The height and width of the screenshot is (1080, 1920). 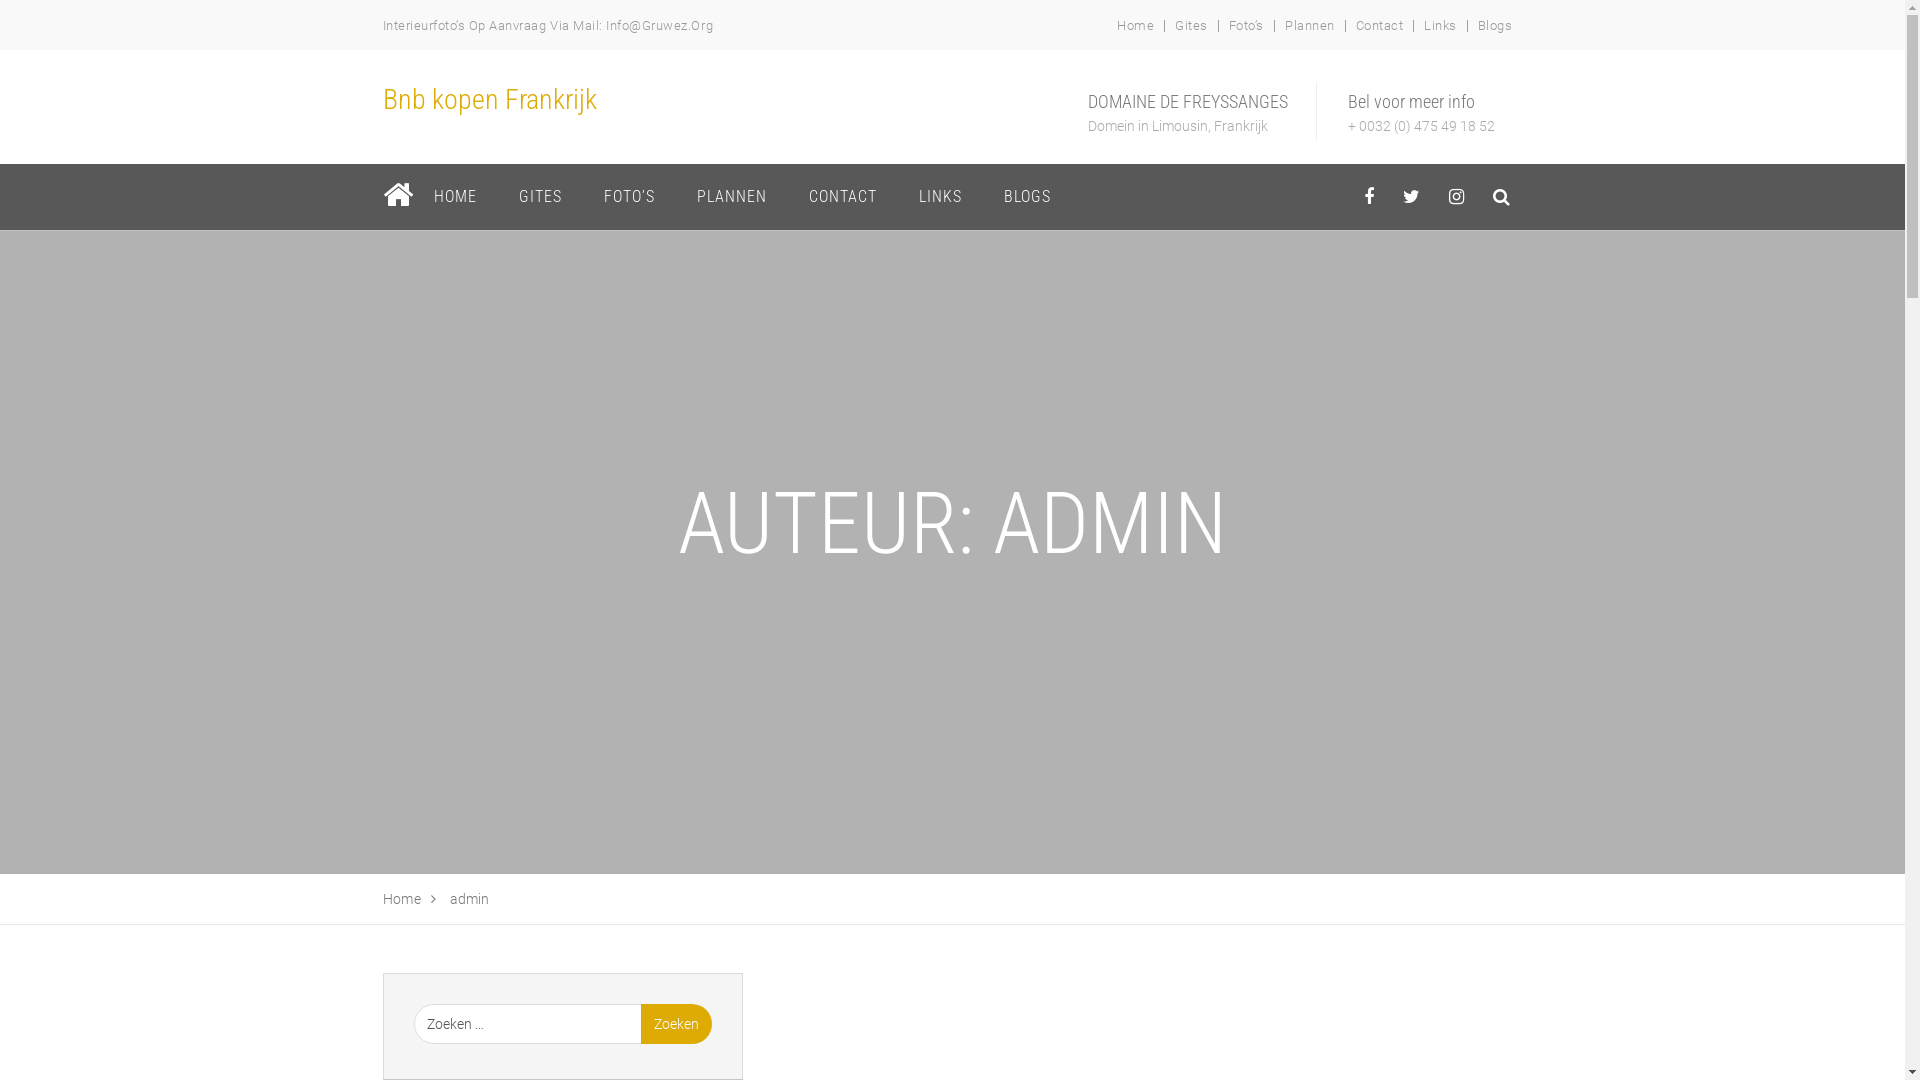 What do you see at coordinates (638, 1023) in the screenshot?
I see `'Zoeken'` at bounding box center [638, 1023].